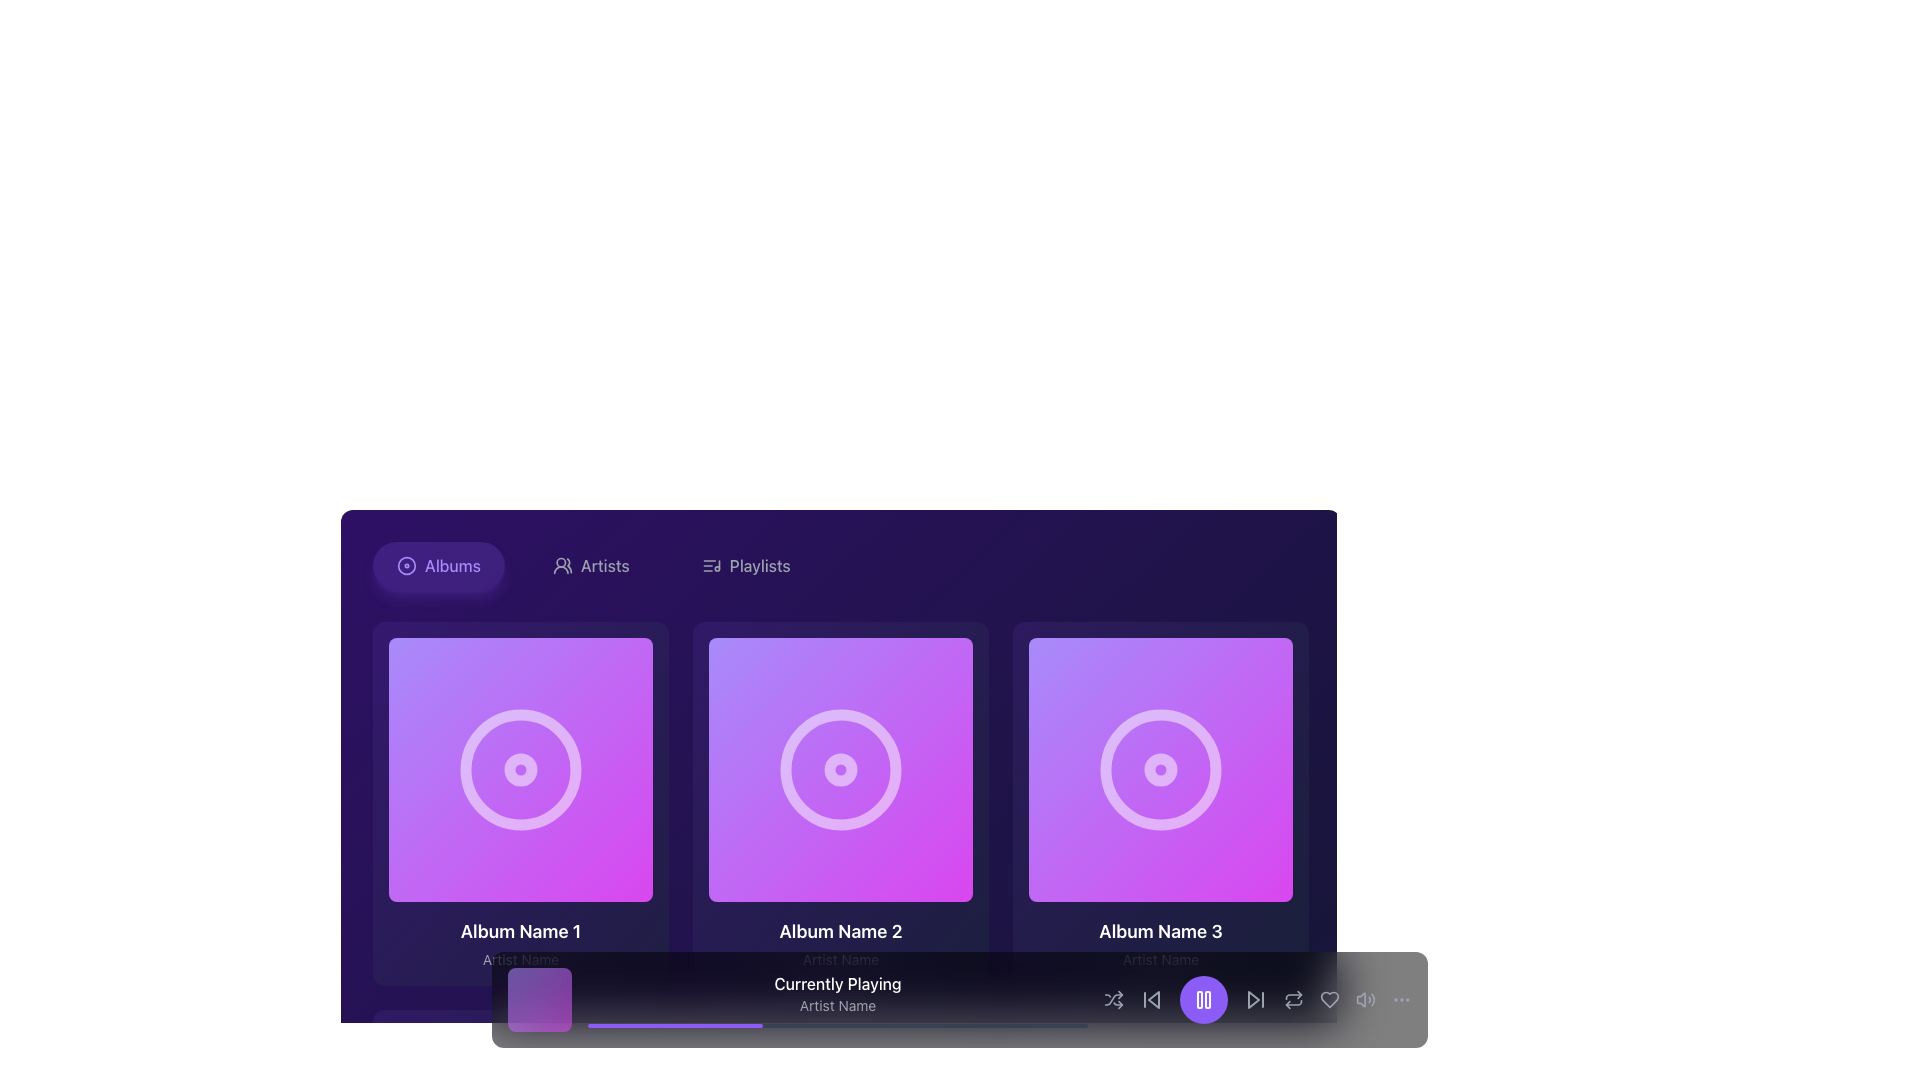  I want to click on the circular icon with a violet-to-pink gradient located in the first position of the row of album tiles in the 'Albums' section of the dashboard interface, so click(521, 769).